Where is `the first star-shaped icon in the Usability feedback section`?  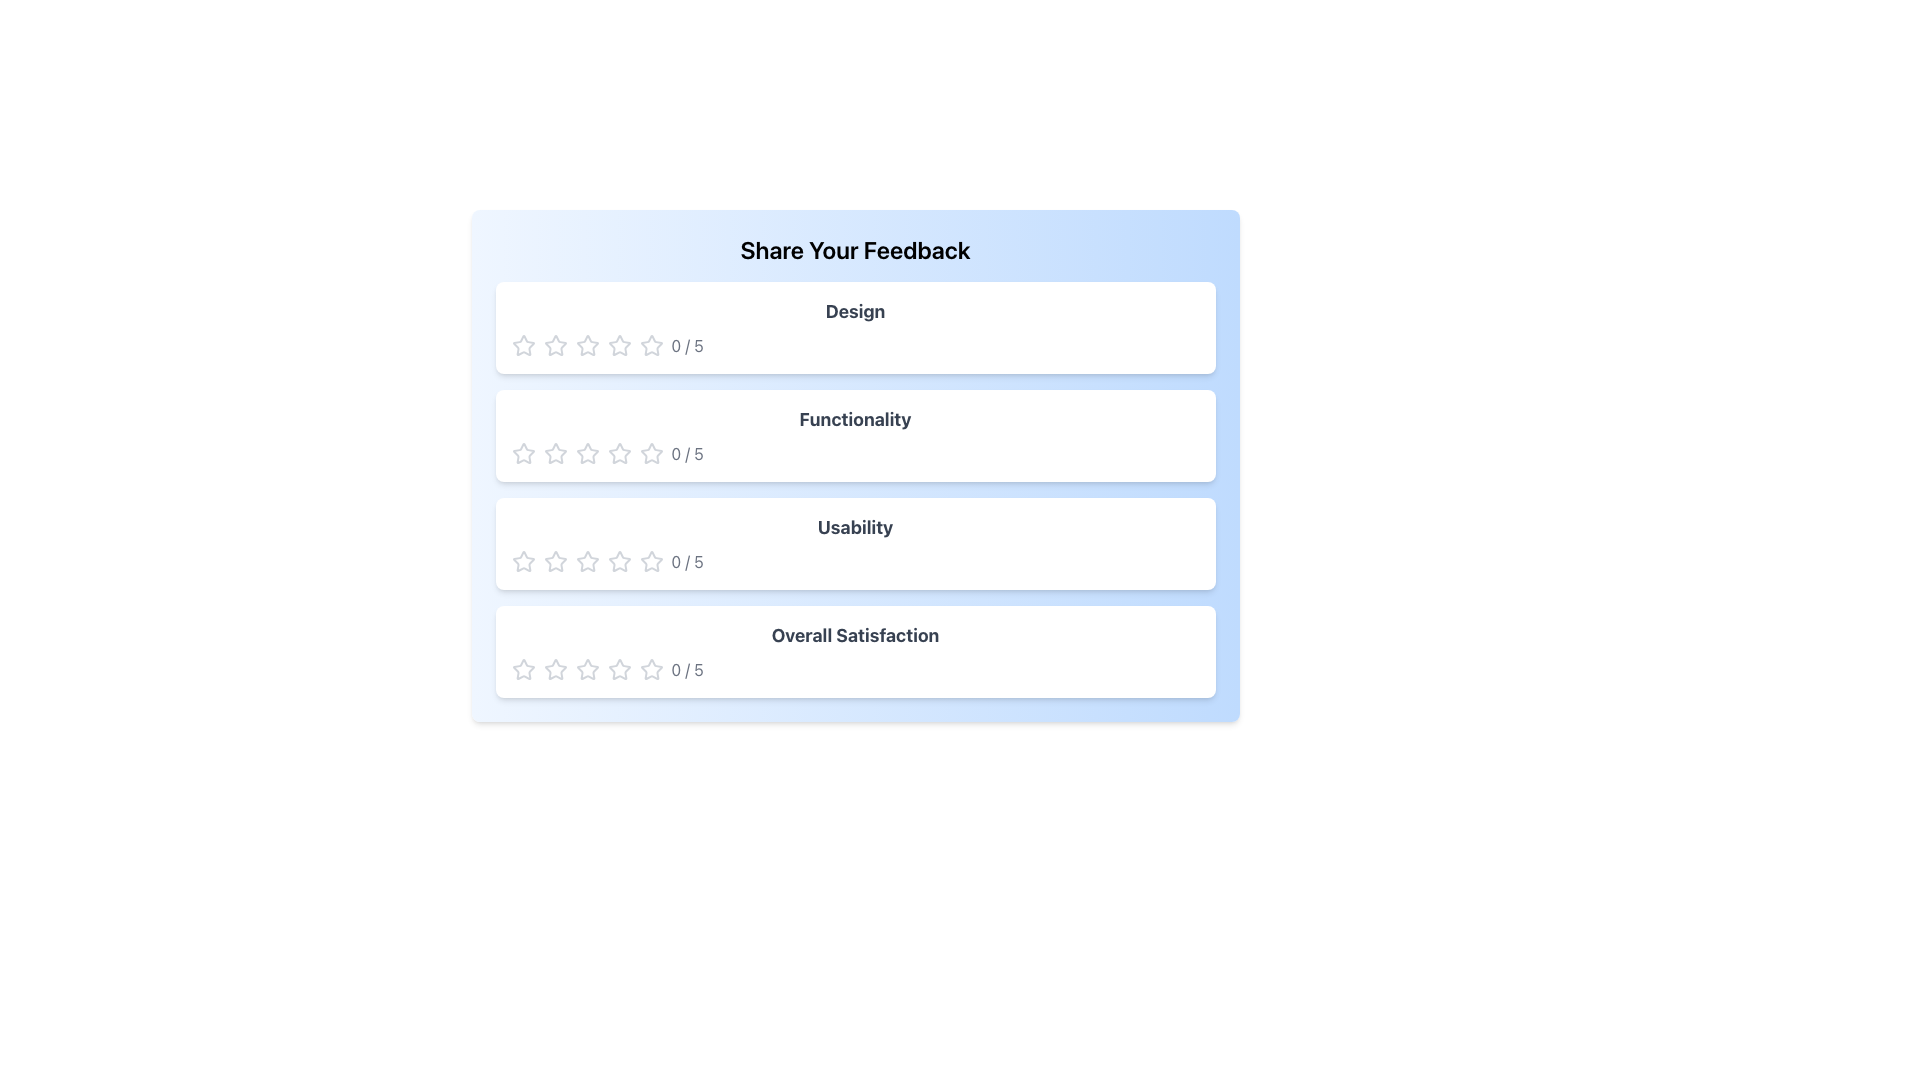
the first star-shaped icon in the Usability feedback section is located at coordinates (523, 561).